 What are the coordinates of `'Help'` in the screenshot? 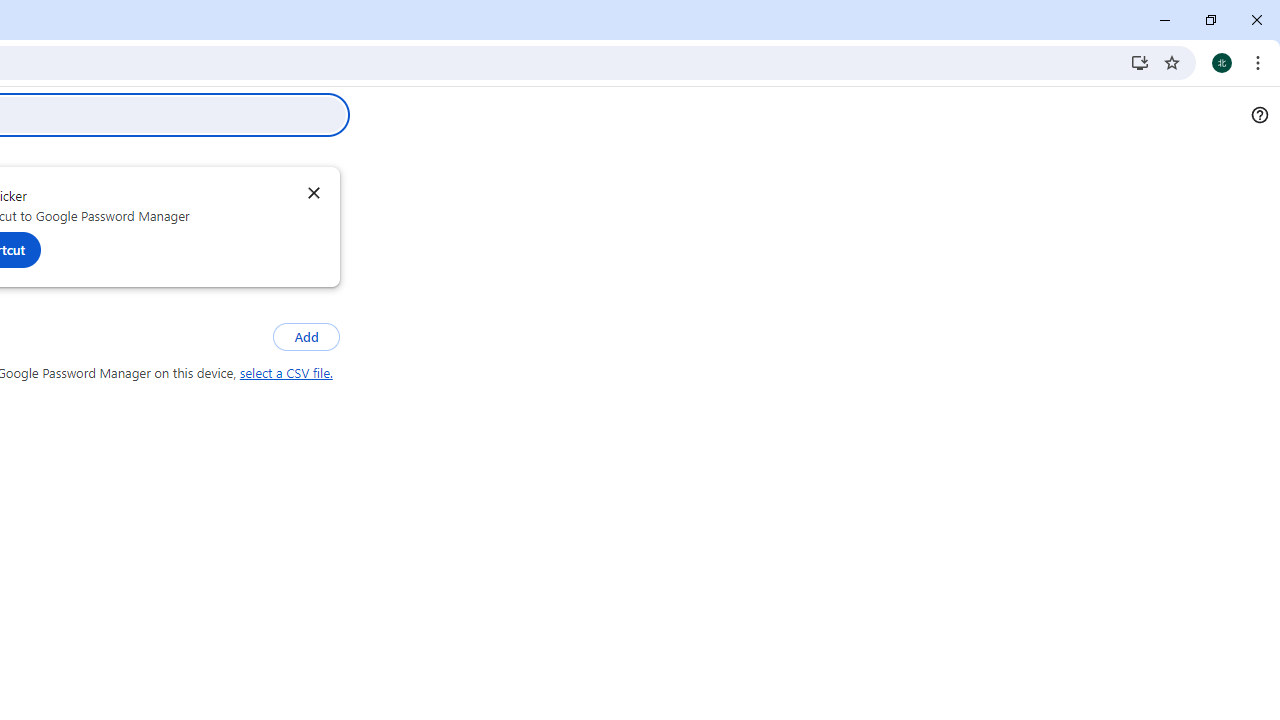 It's located at (1258, 115).